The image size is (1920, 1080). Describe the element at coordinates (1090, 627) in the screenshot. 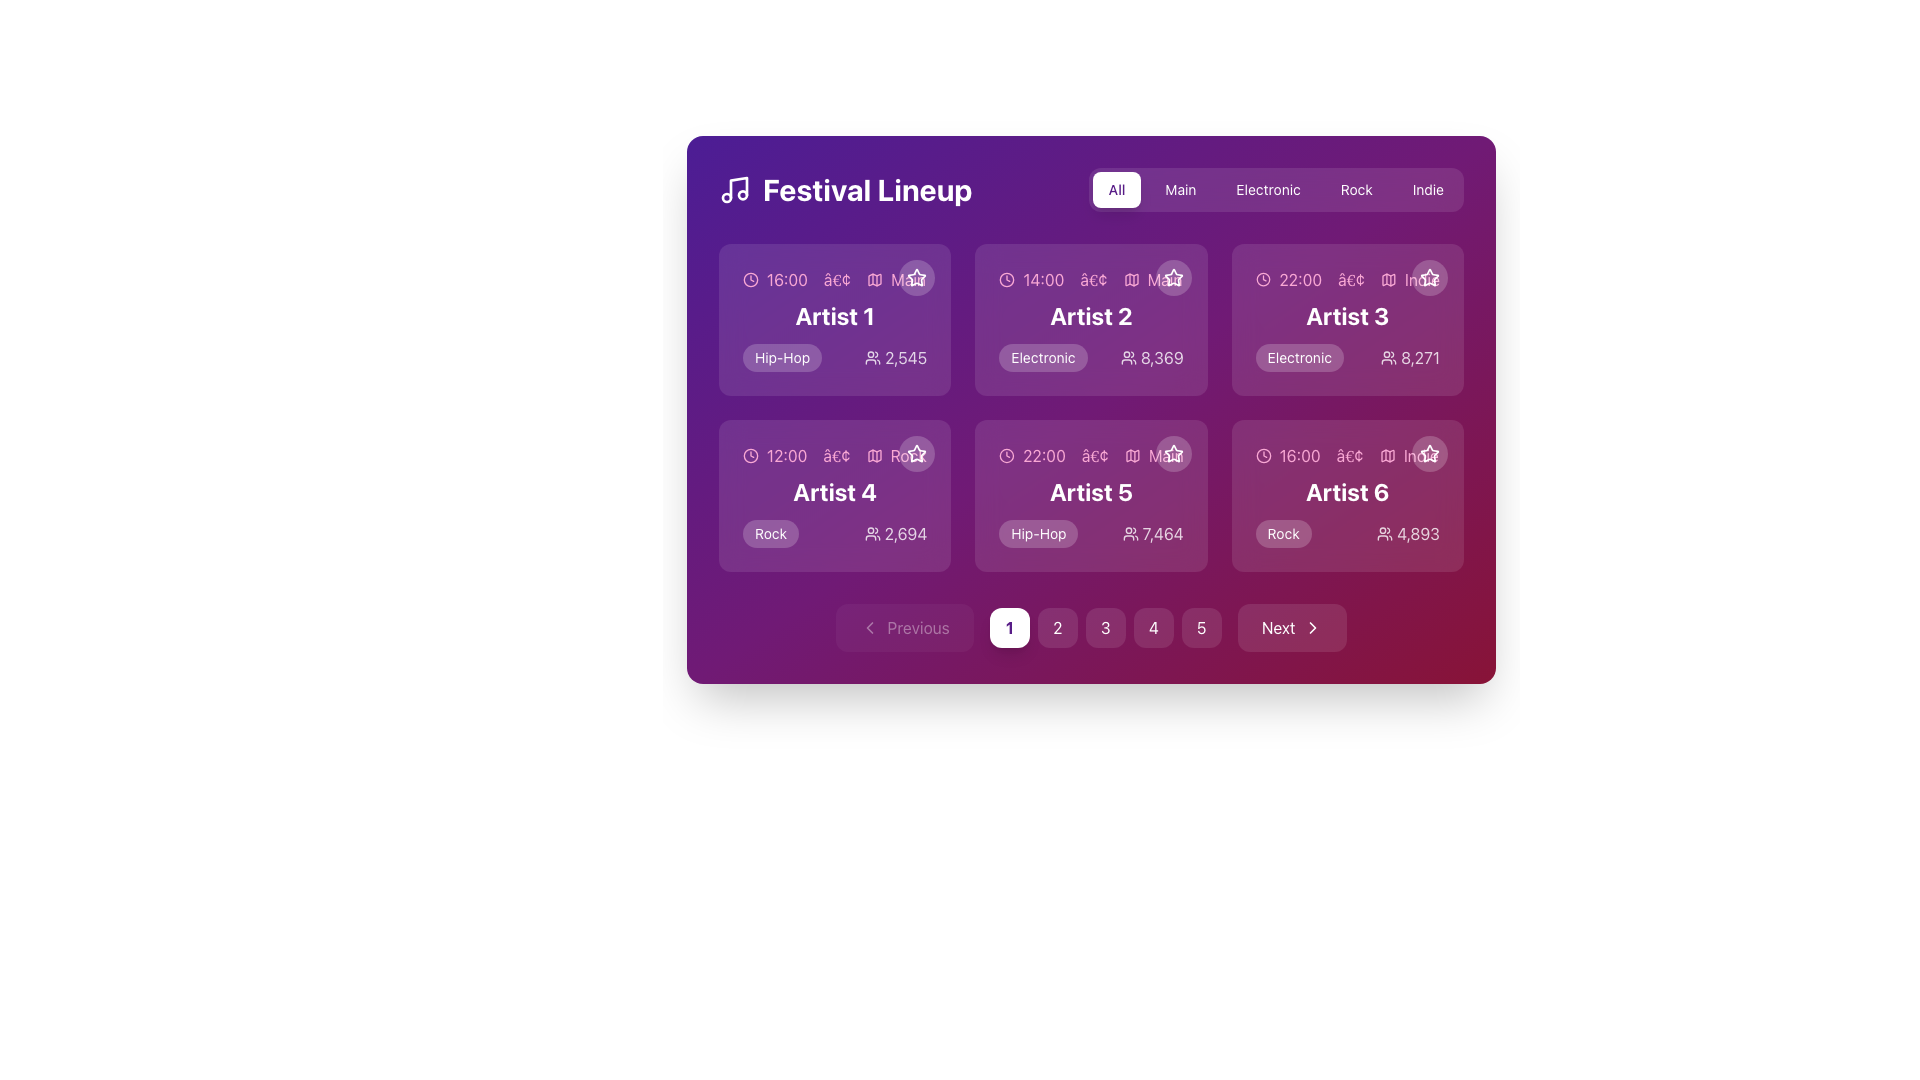

I see `the circular button labeled '3' in the pagination control` at that location.